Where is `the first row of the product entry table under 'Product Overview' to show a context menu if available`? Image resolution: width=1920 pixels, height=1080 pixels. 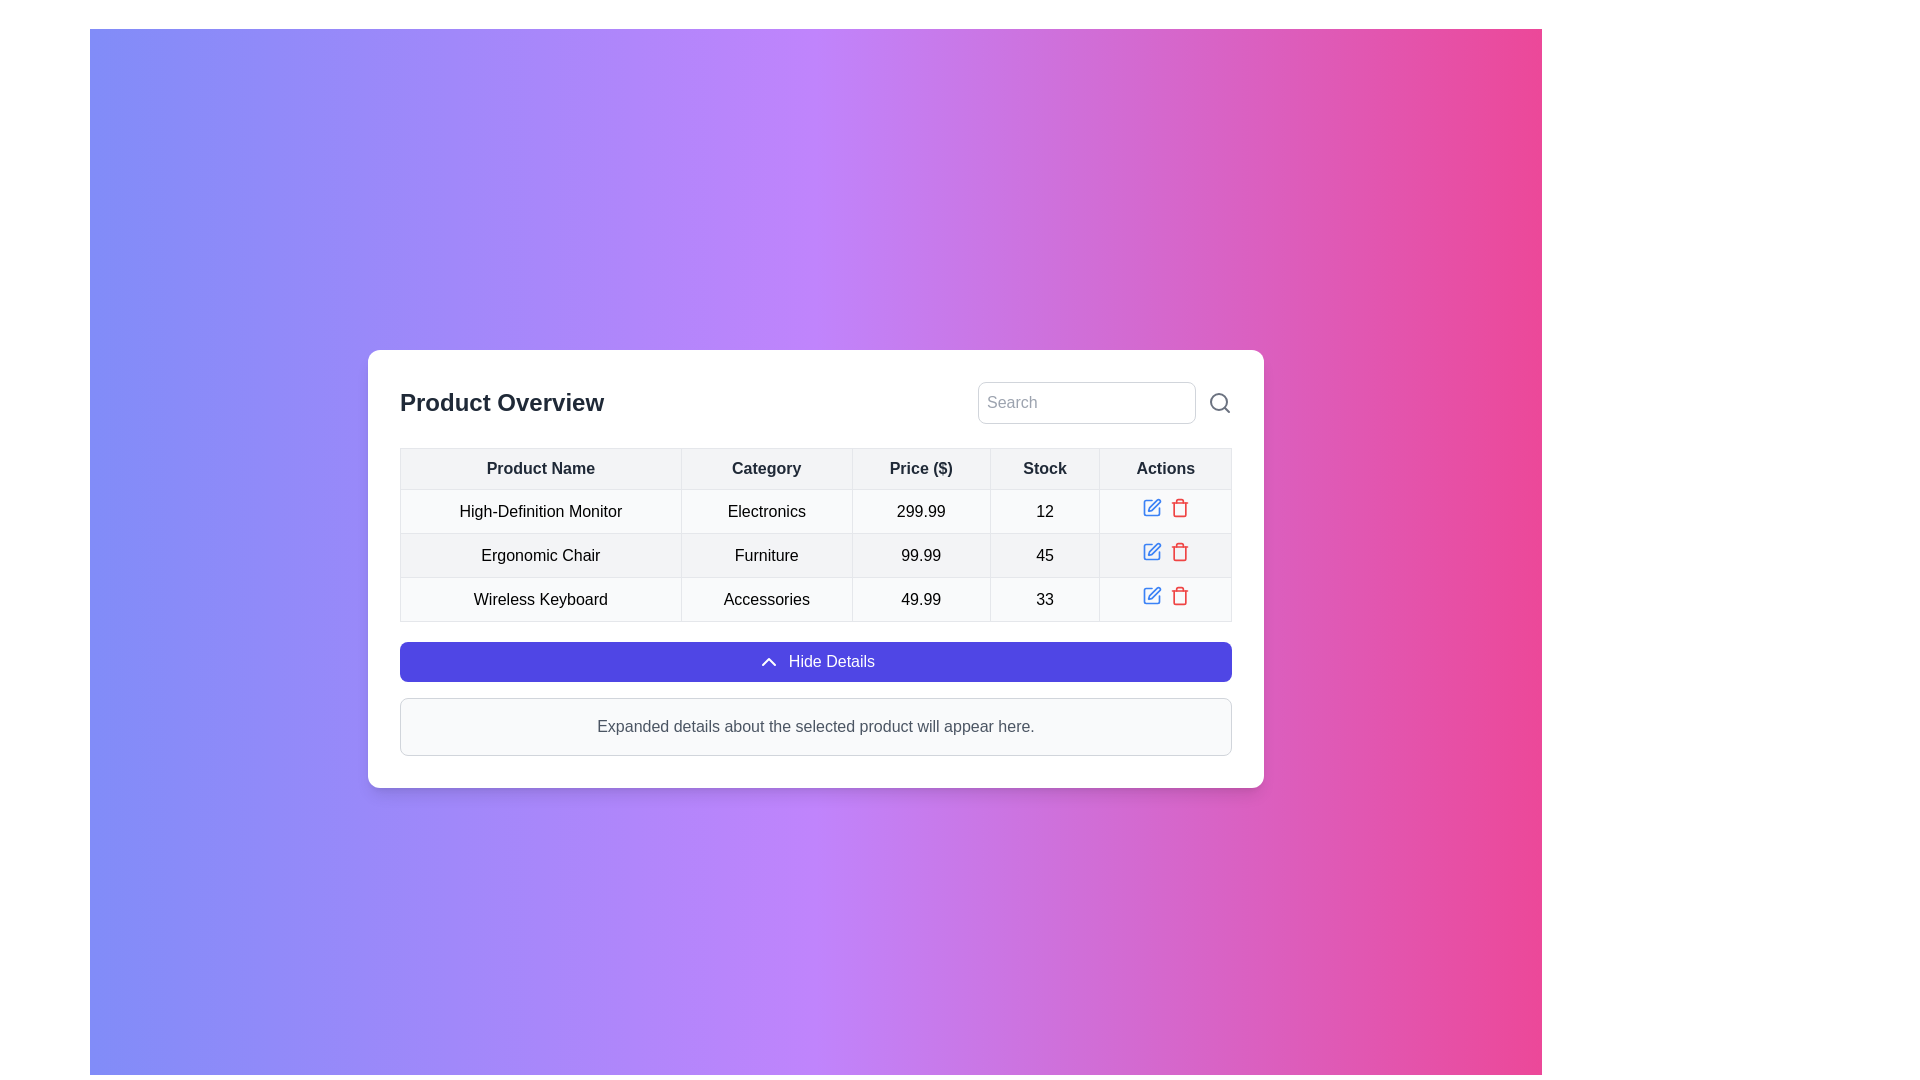 the first row of the product entry table under 'Product Overview' to show a context menu if available is located at coordinates (816, 509).